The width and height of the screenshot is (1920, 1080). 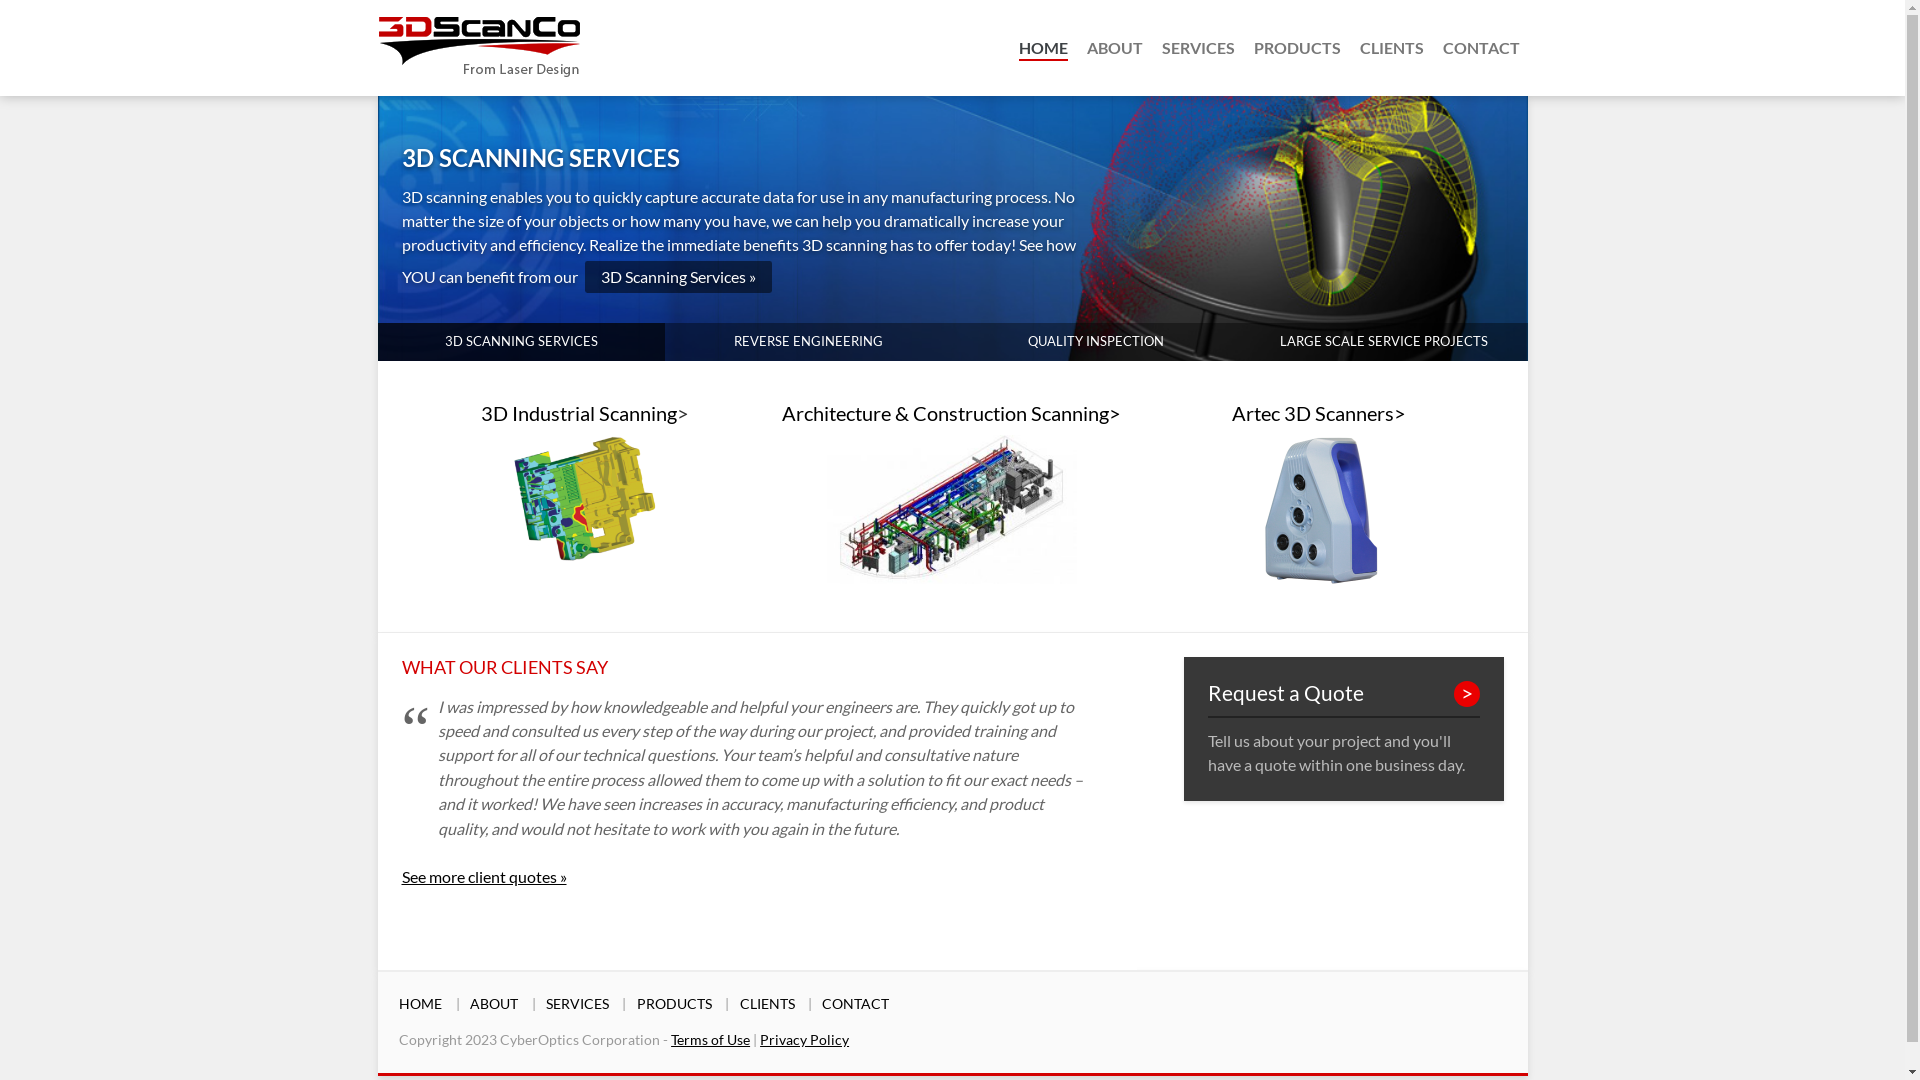 I want to click on 'CONTACT', so click(x=855, y=1003).